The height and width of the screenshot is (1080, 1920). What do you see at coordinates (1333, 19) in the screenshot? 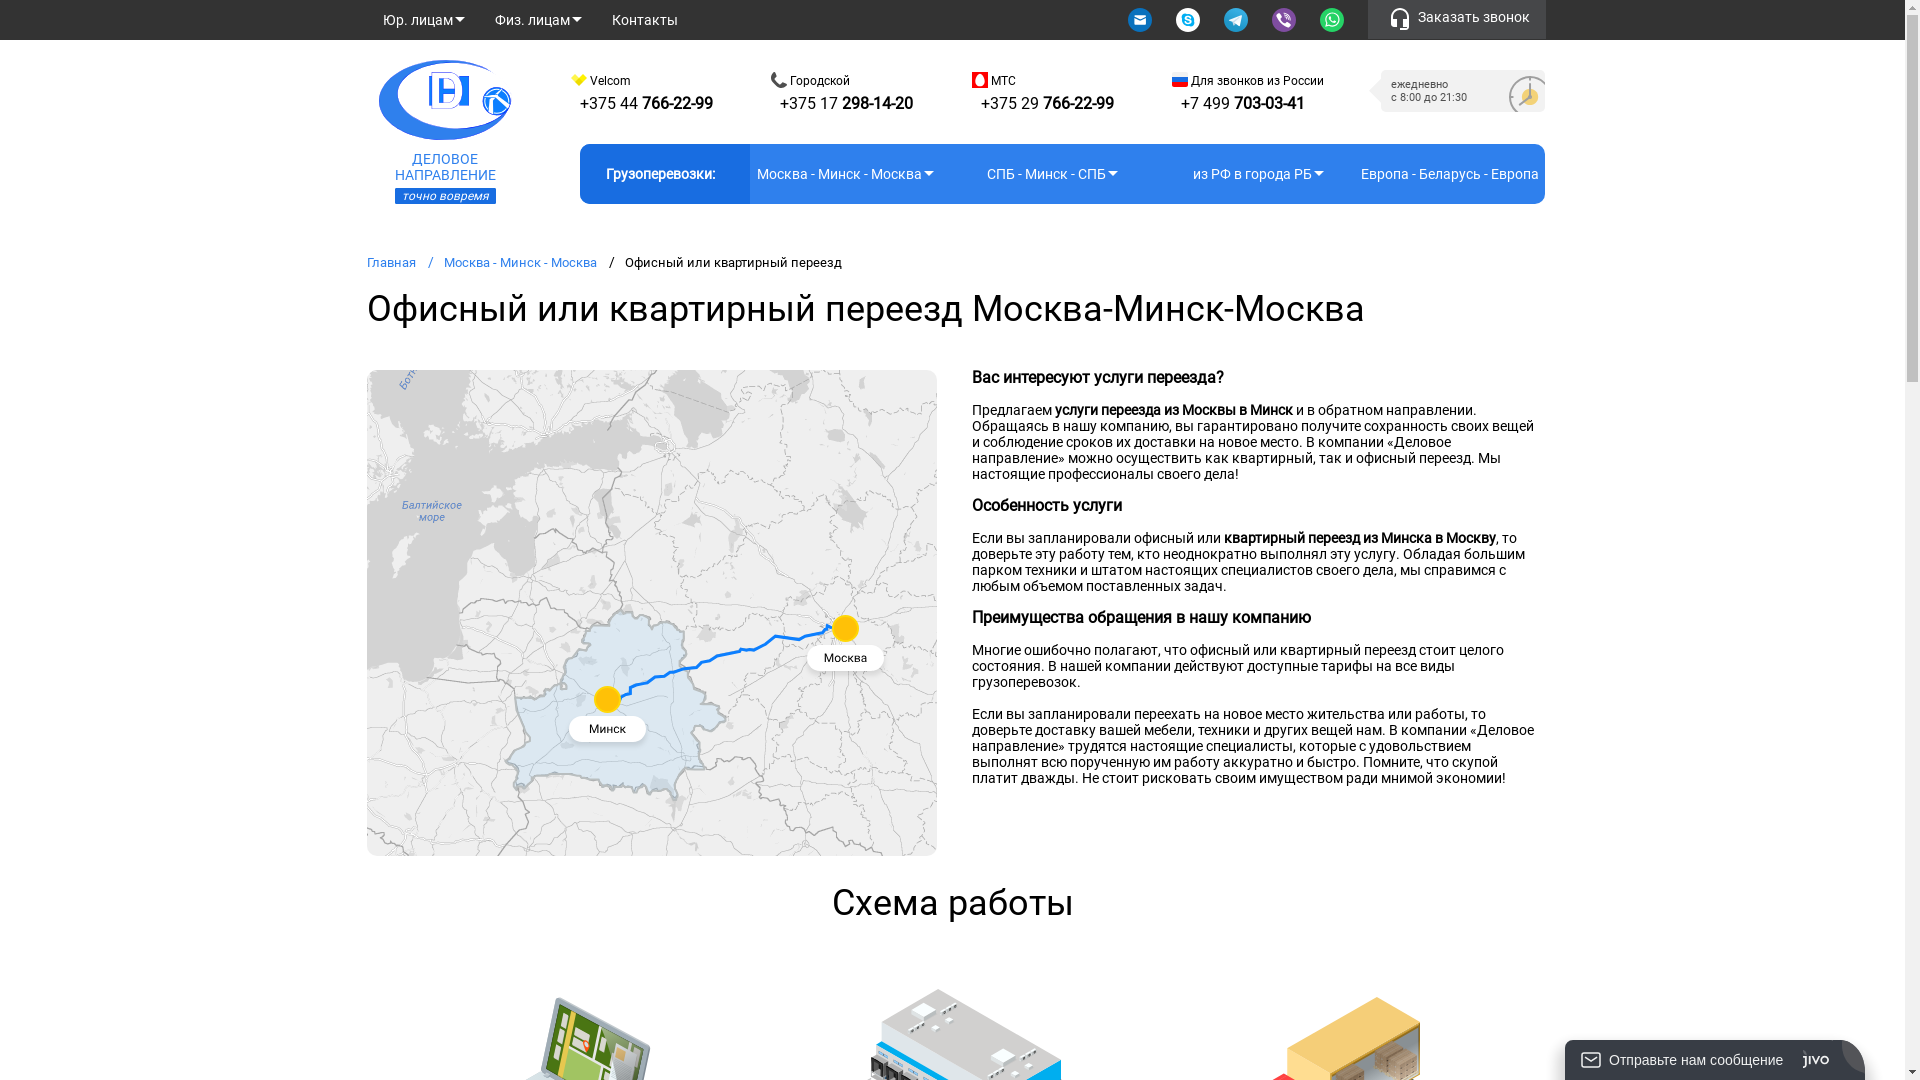
I see `'WhatsApp'` at bounding box center [1333, 19].